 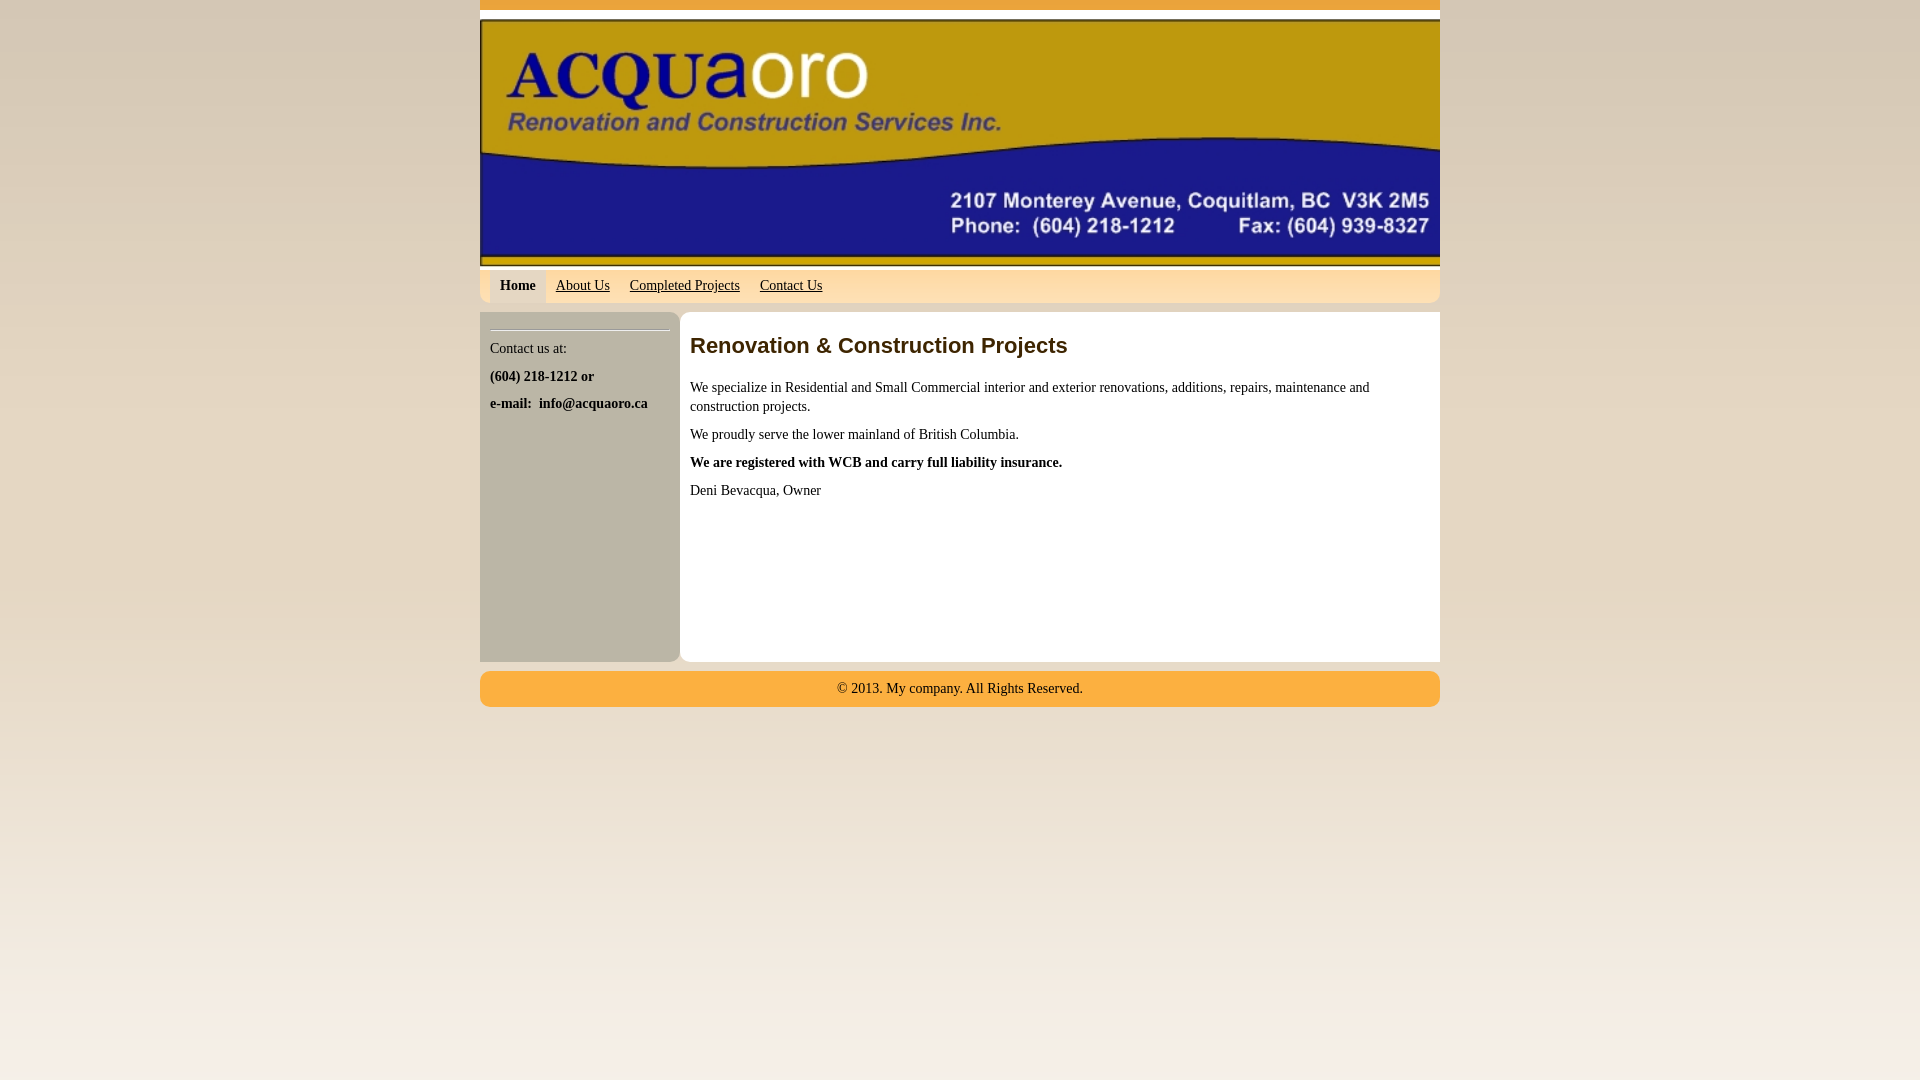 What do you see at coordinates (581, 286) in the screenshot?
I see `'About Us'` at bounding box center [581, 286].